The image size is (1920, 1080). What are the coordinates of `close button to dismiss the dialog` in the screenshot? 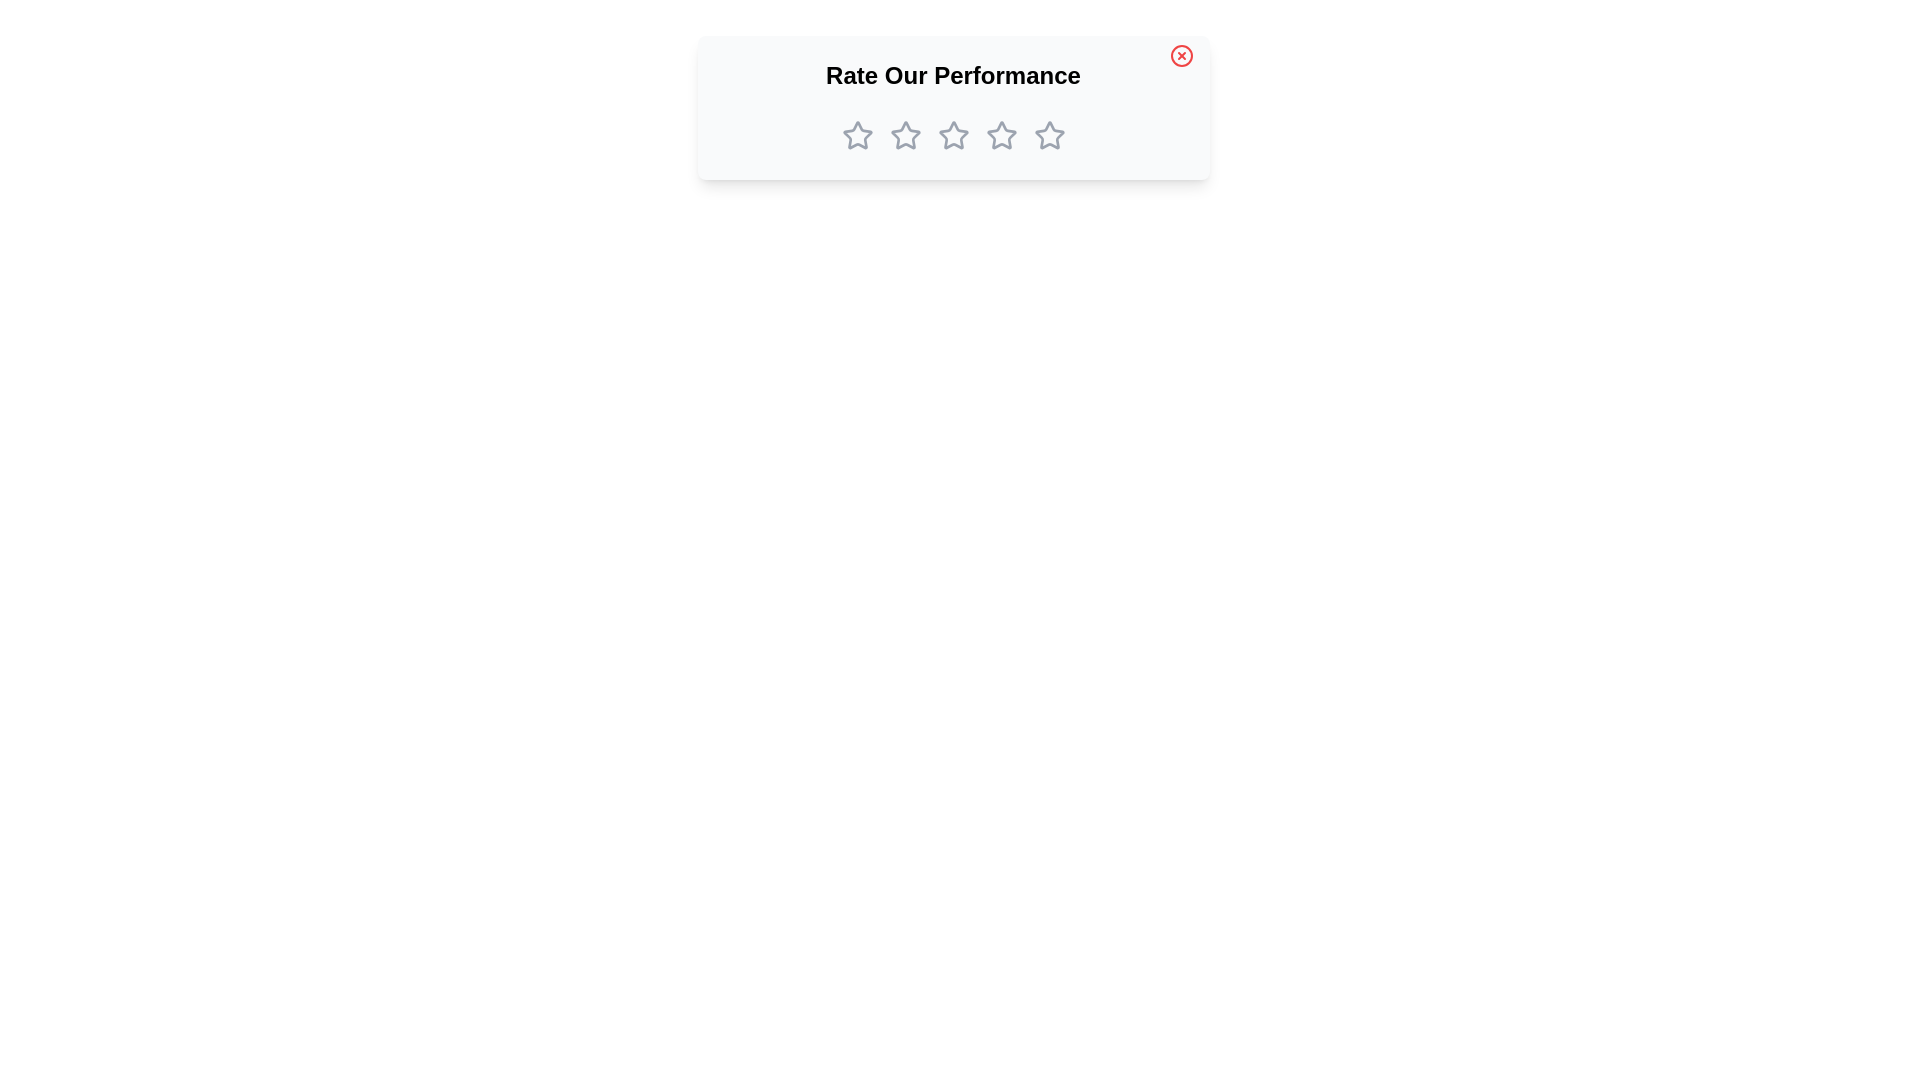 It's located at (1181, 55).